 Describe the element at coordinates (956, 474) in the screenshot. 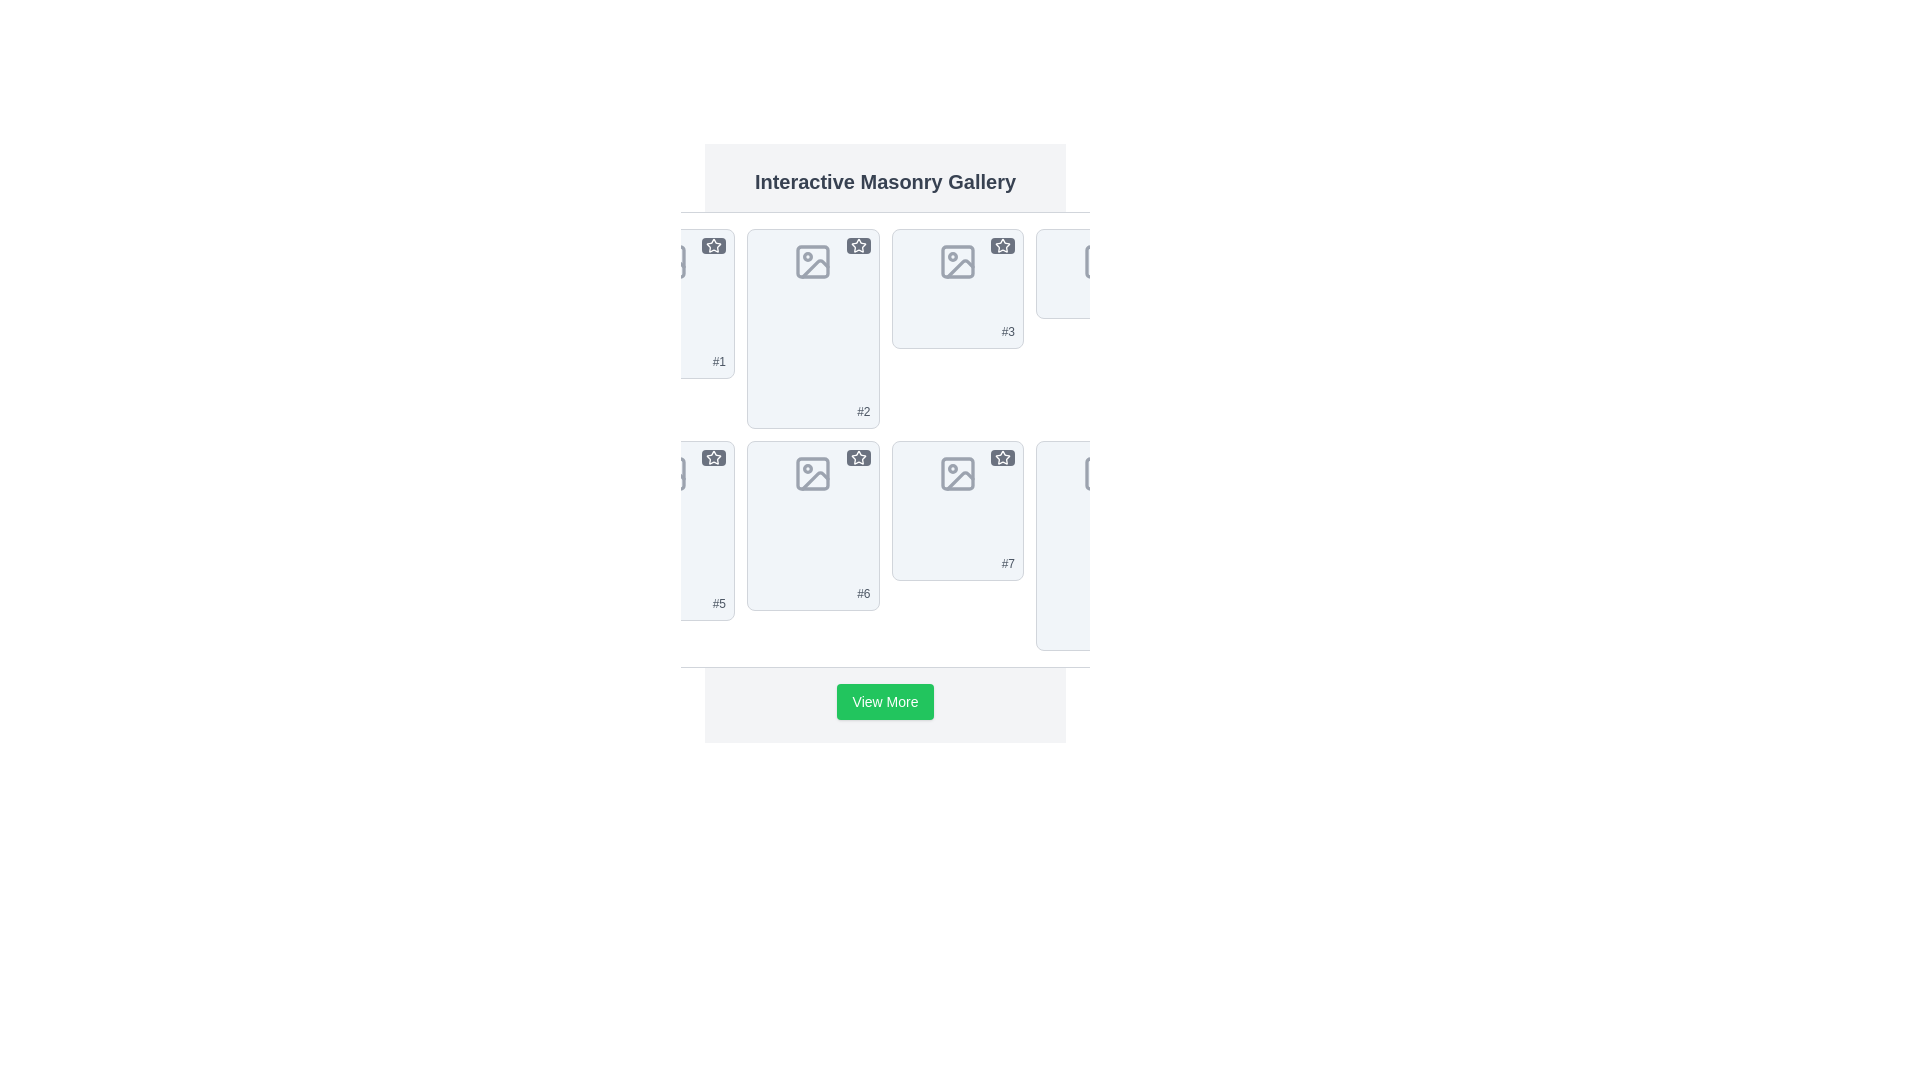

I see `the SVG image icon that represents a placeholder for an image, located in the seventh card of the 'Interactive Masonry Gallery'` at that location.